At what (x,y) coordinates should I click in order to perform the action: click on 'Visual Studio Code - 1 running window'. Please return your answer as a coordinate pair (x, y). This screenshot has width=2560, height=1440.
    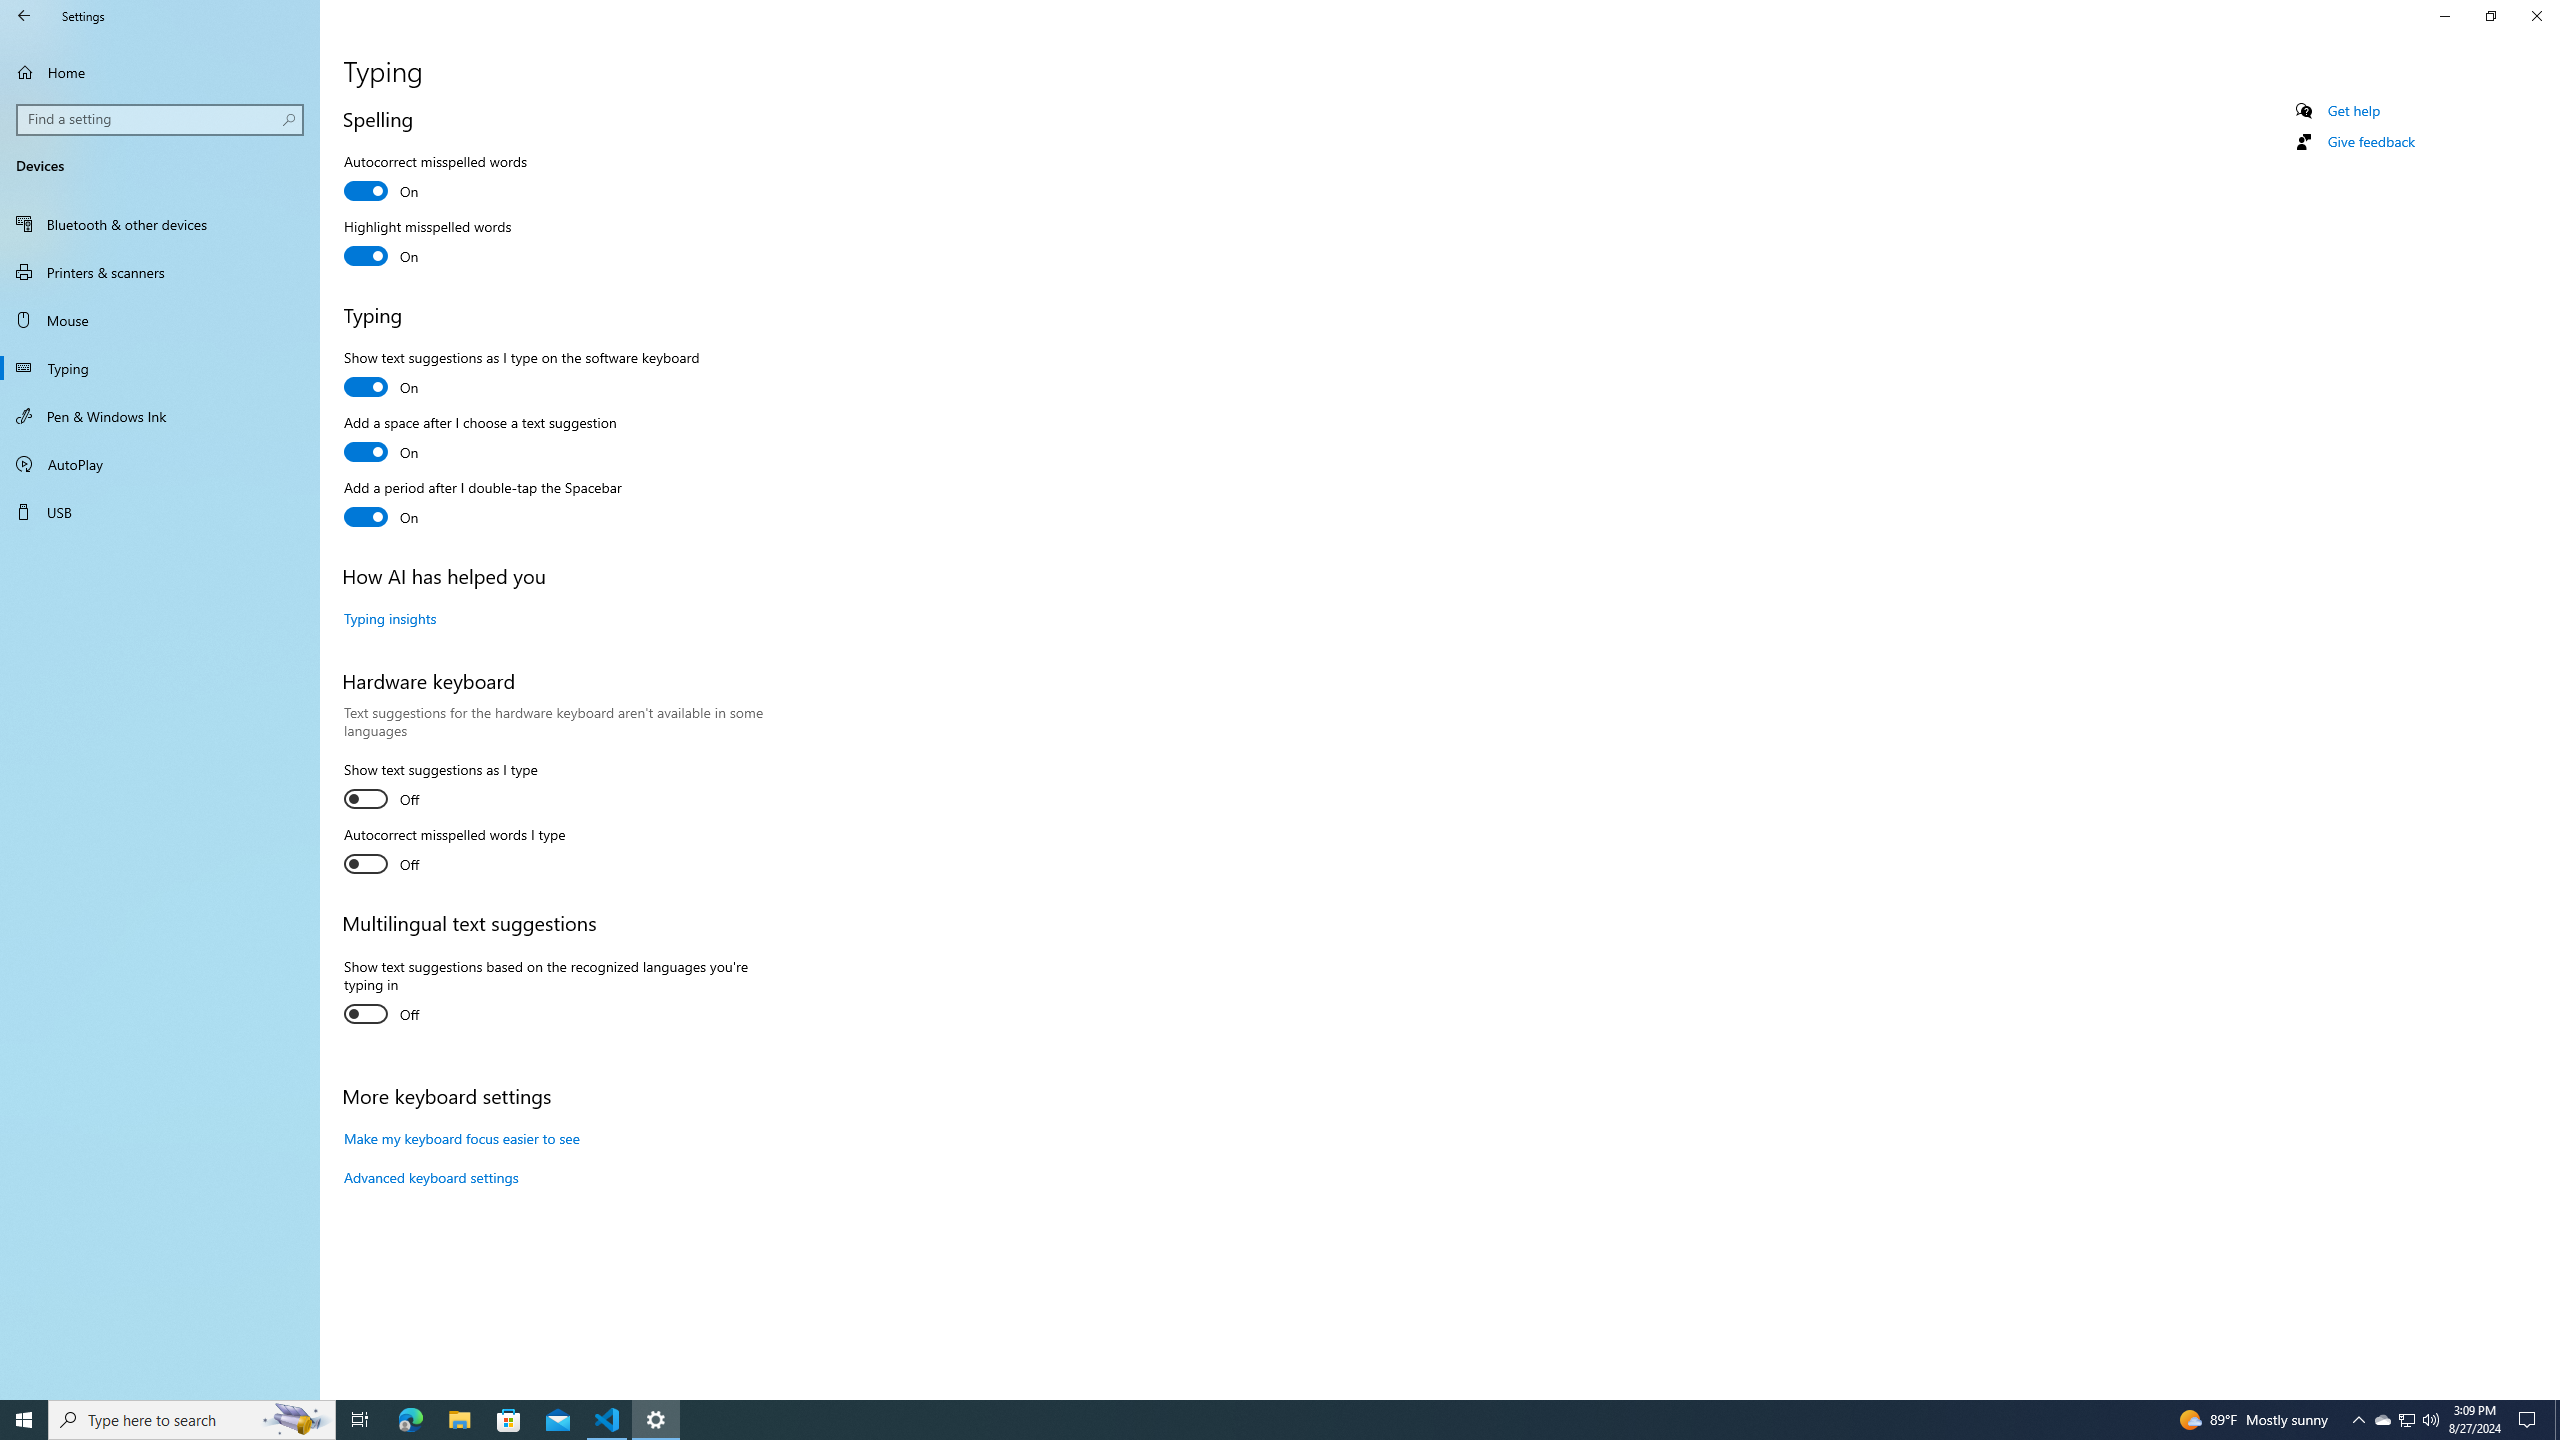
    Looking at the image, I should click on (607, 1418).